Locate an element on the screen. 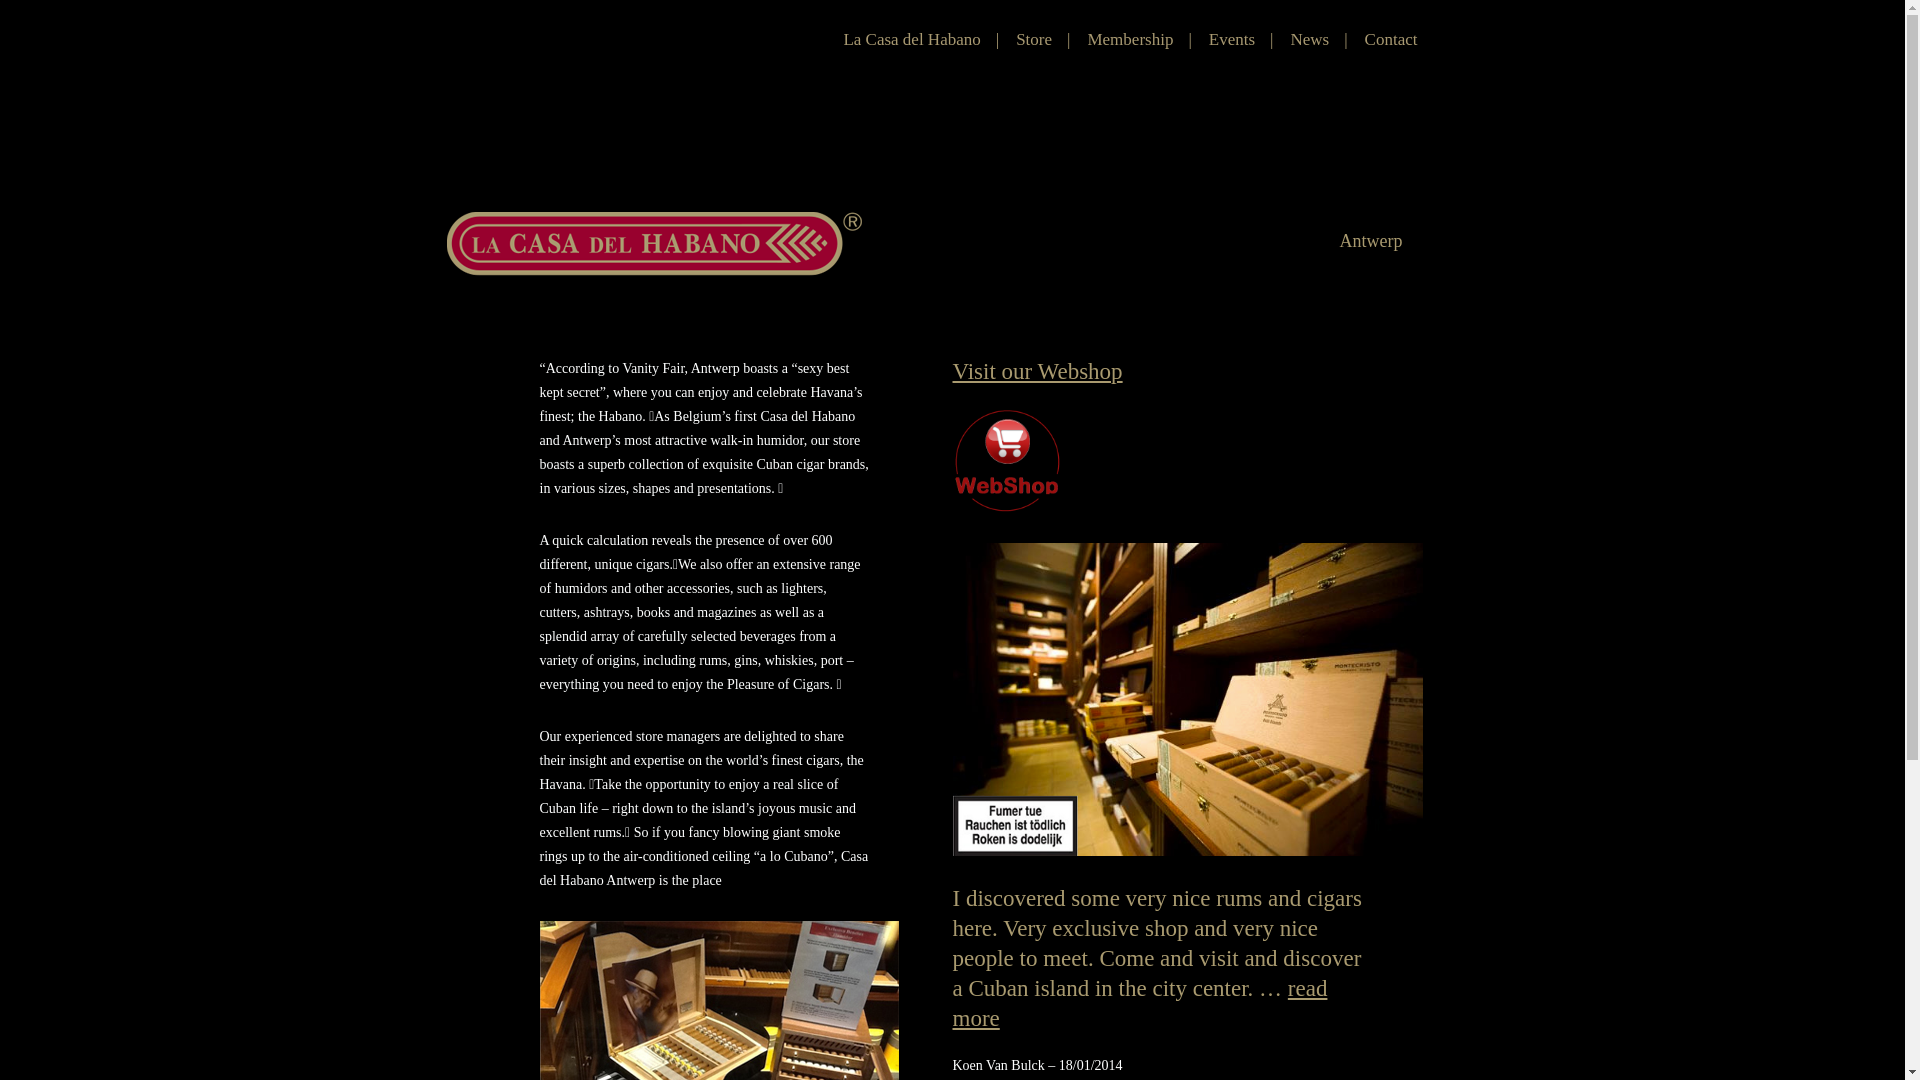 This screenshot has height=1080, width=1920. 'read more' is located at coordinates (950, 1003).